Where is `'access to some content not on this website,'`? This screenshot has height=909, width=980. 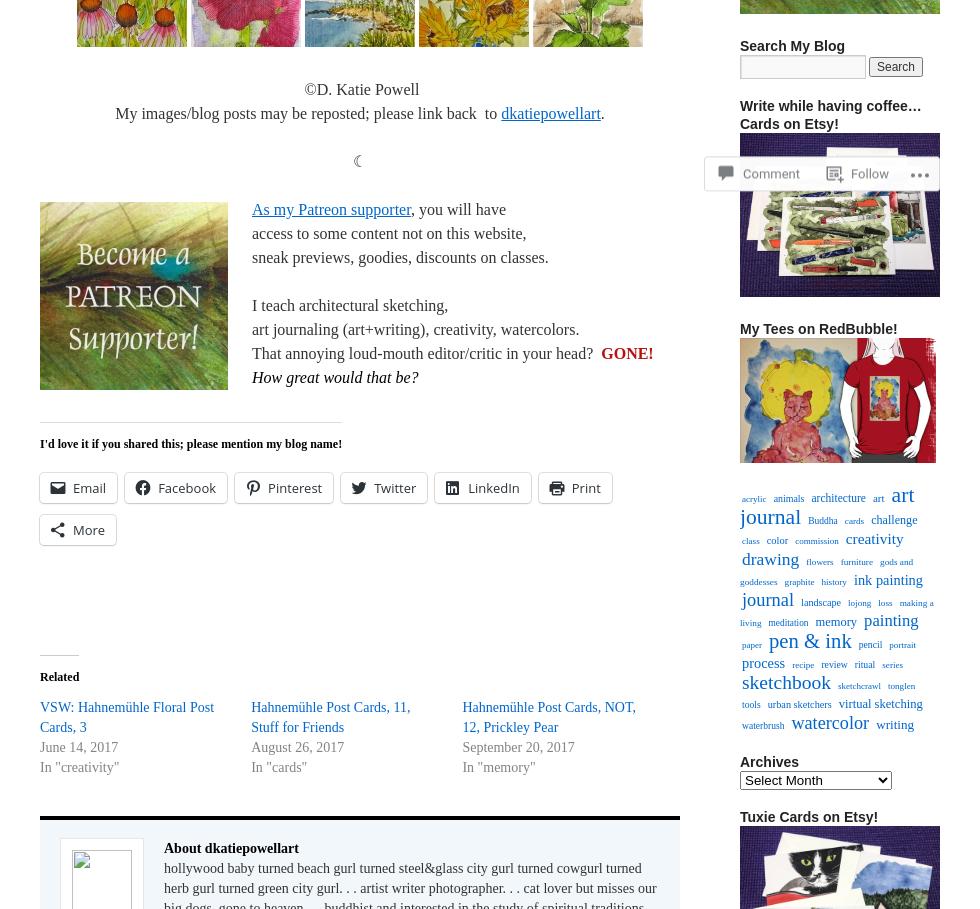 'access to some content not on this website,' is located at coordinates (251, 232).